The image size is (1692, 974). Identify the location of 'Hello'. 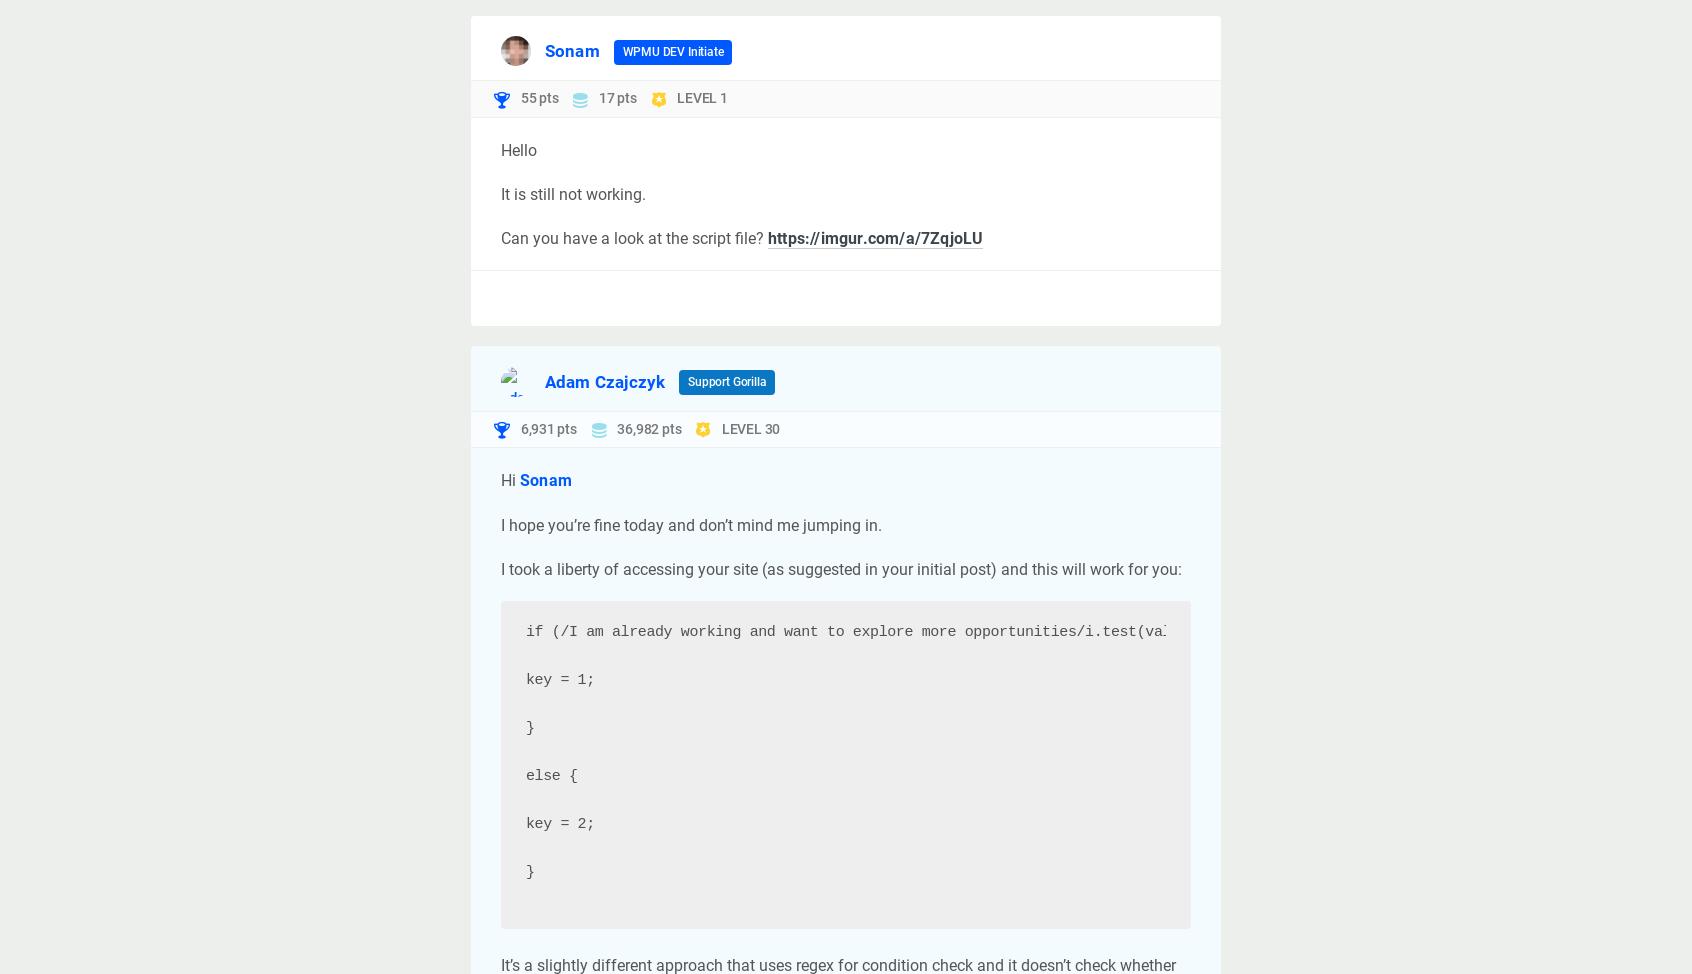
(518, 148).